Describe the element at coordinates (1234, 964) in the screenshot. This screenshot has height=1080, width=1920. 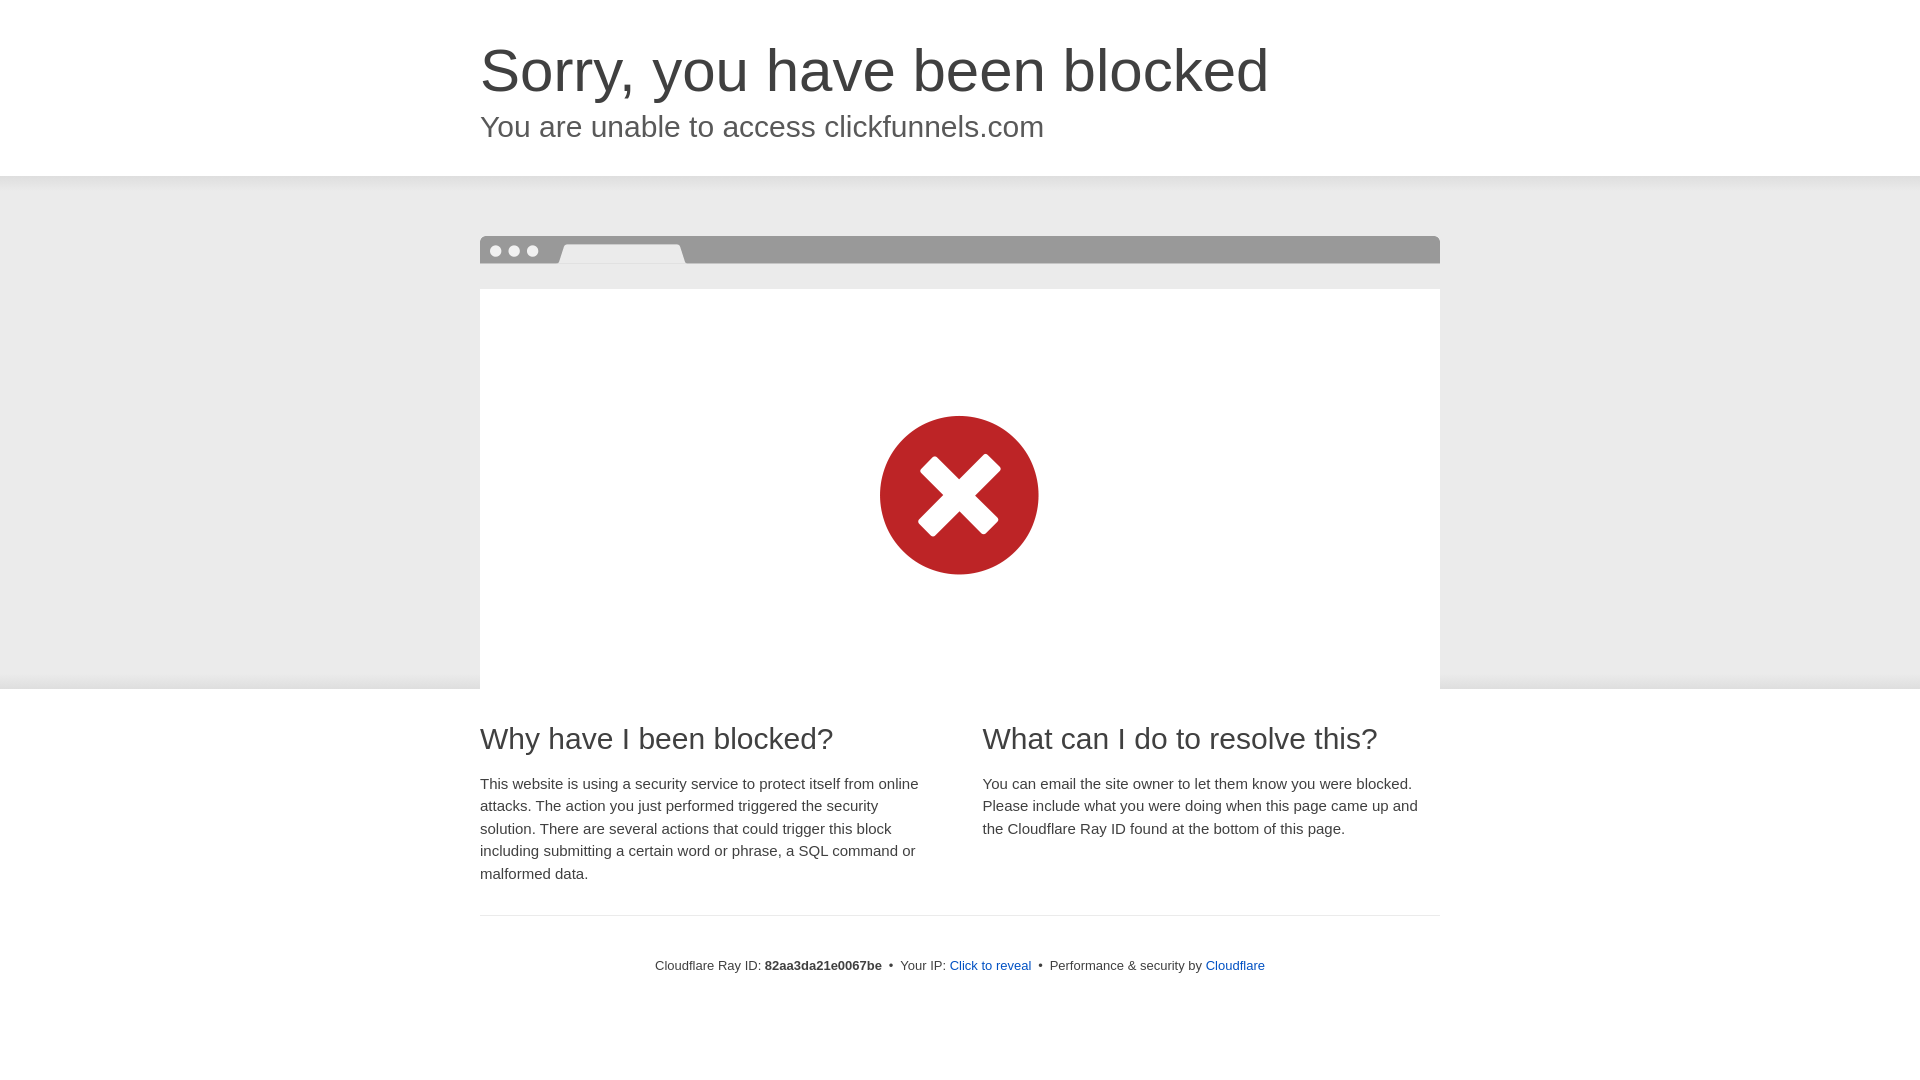
I see `'Cloudflare'` at that location.